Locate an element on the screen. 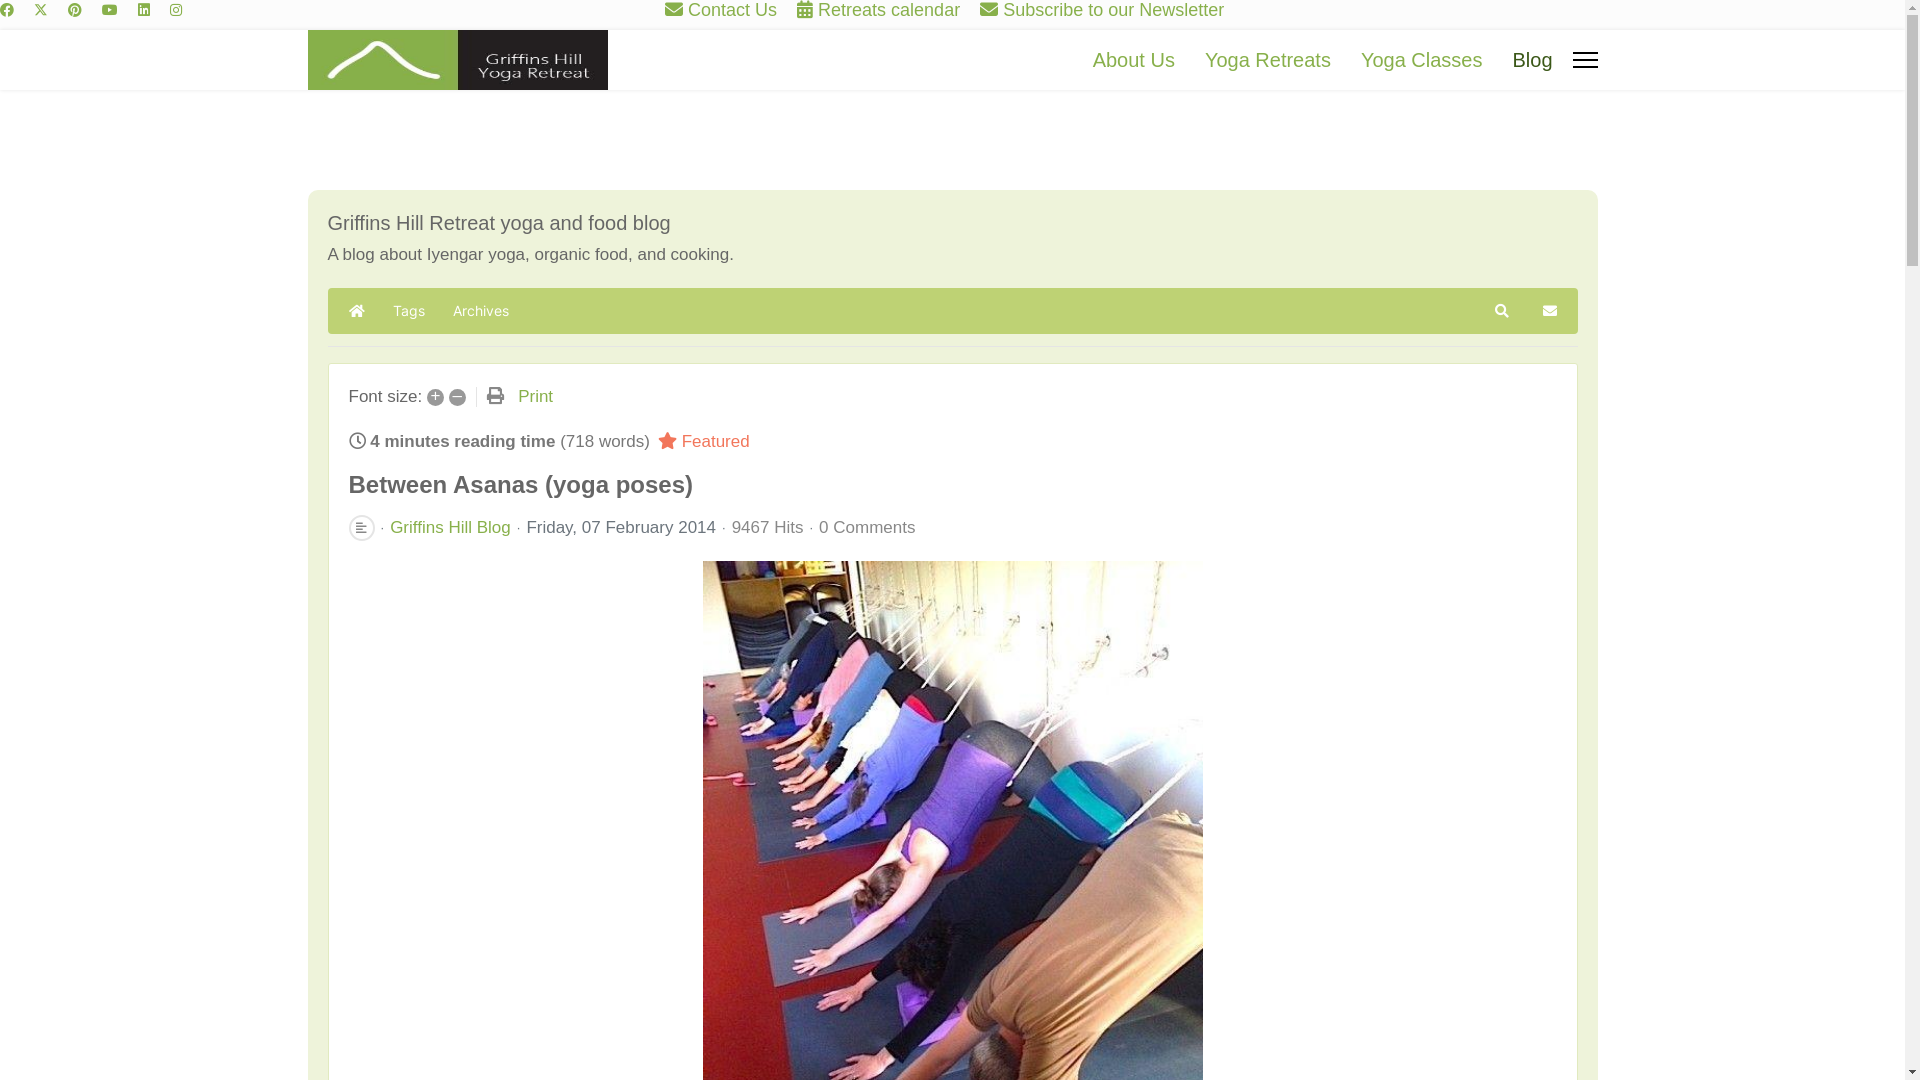 The width and height of the screenshot is (1920, 1080). '0 Comments' is located at coordinates (867, 526).